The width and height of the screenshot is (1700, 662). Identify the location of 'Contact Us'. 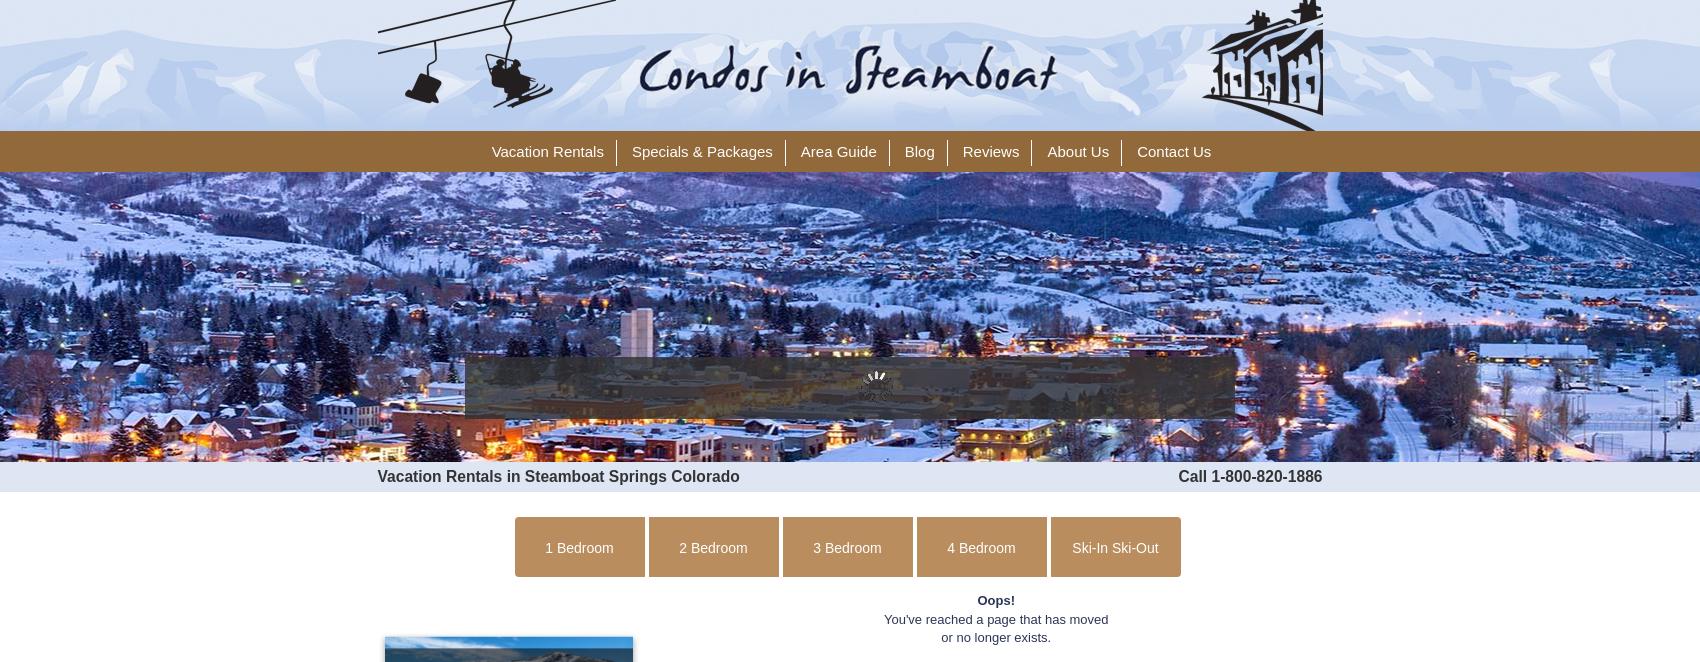
(1173, 151).